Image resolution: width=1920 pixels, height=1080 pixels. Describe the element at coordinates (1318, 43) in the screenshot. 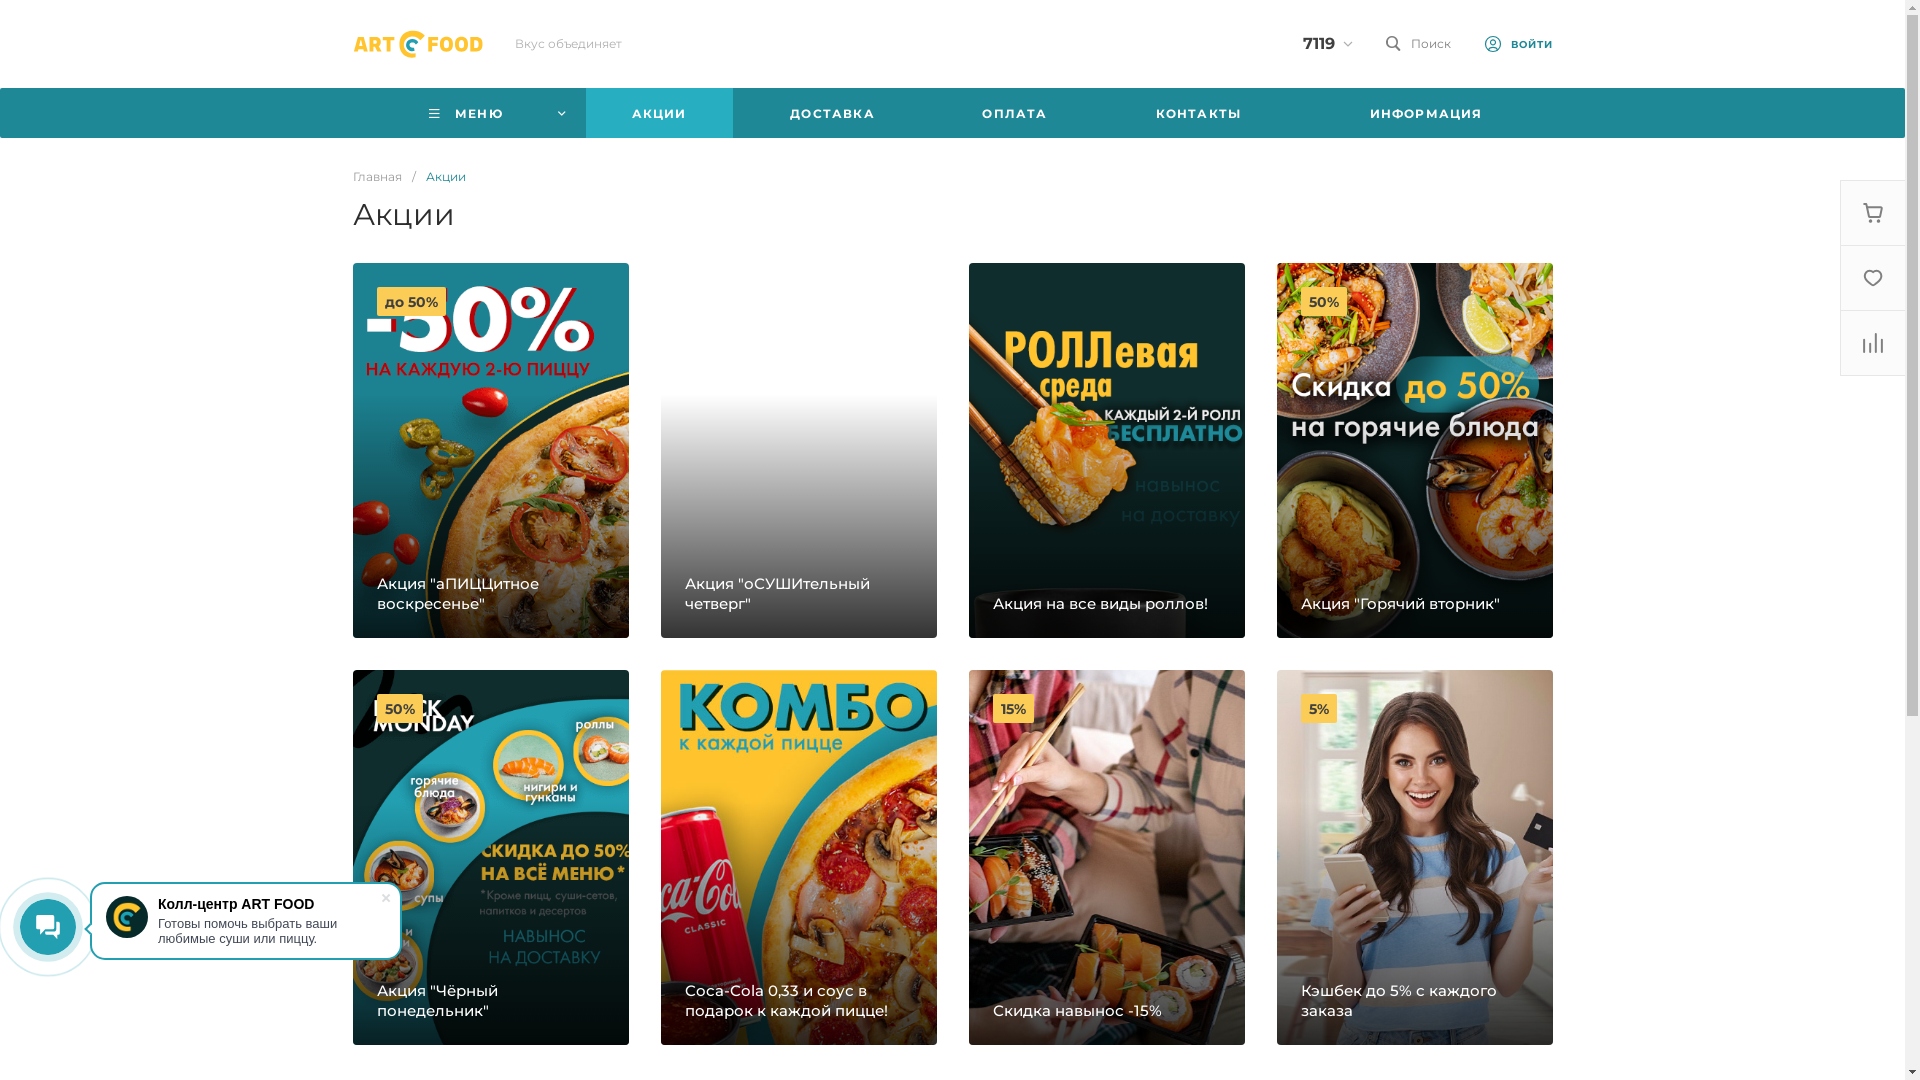

I see `'7119'` at that location.